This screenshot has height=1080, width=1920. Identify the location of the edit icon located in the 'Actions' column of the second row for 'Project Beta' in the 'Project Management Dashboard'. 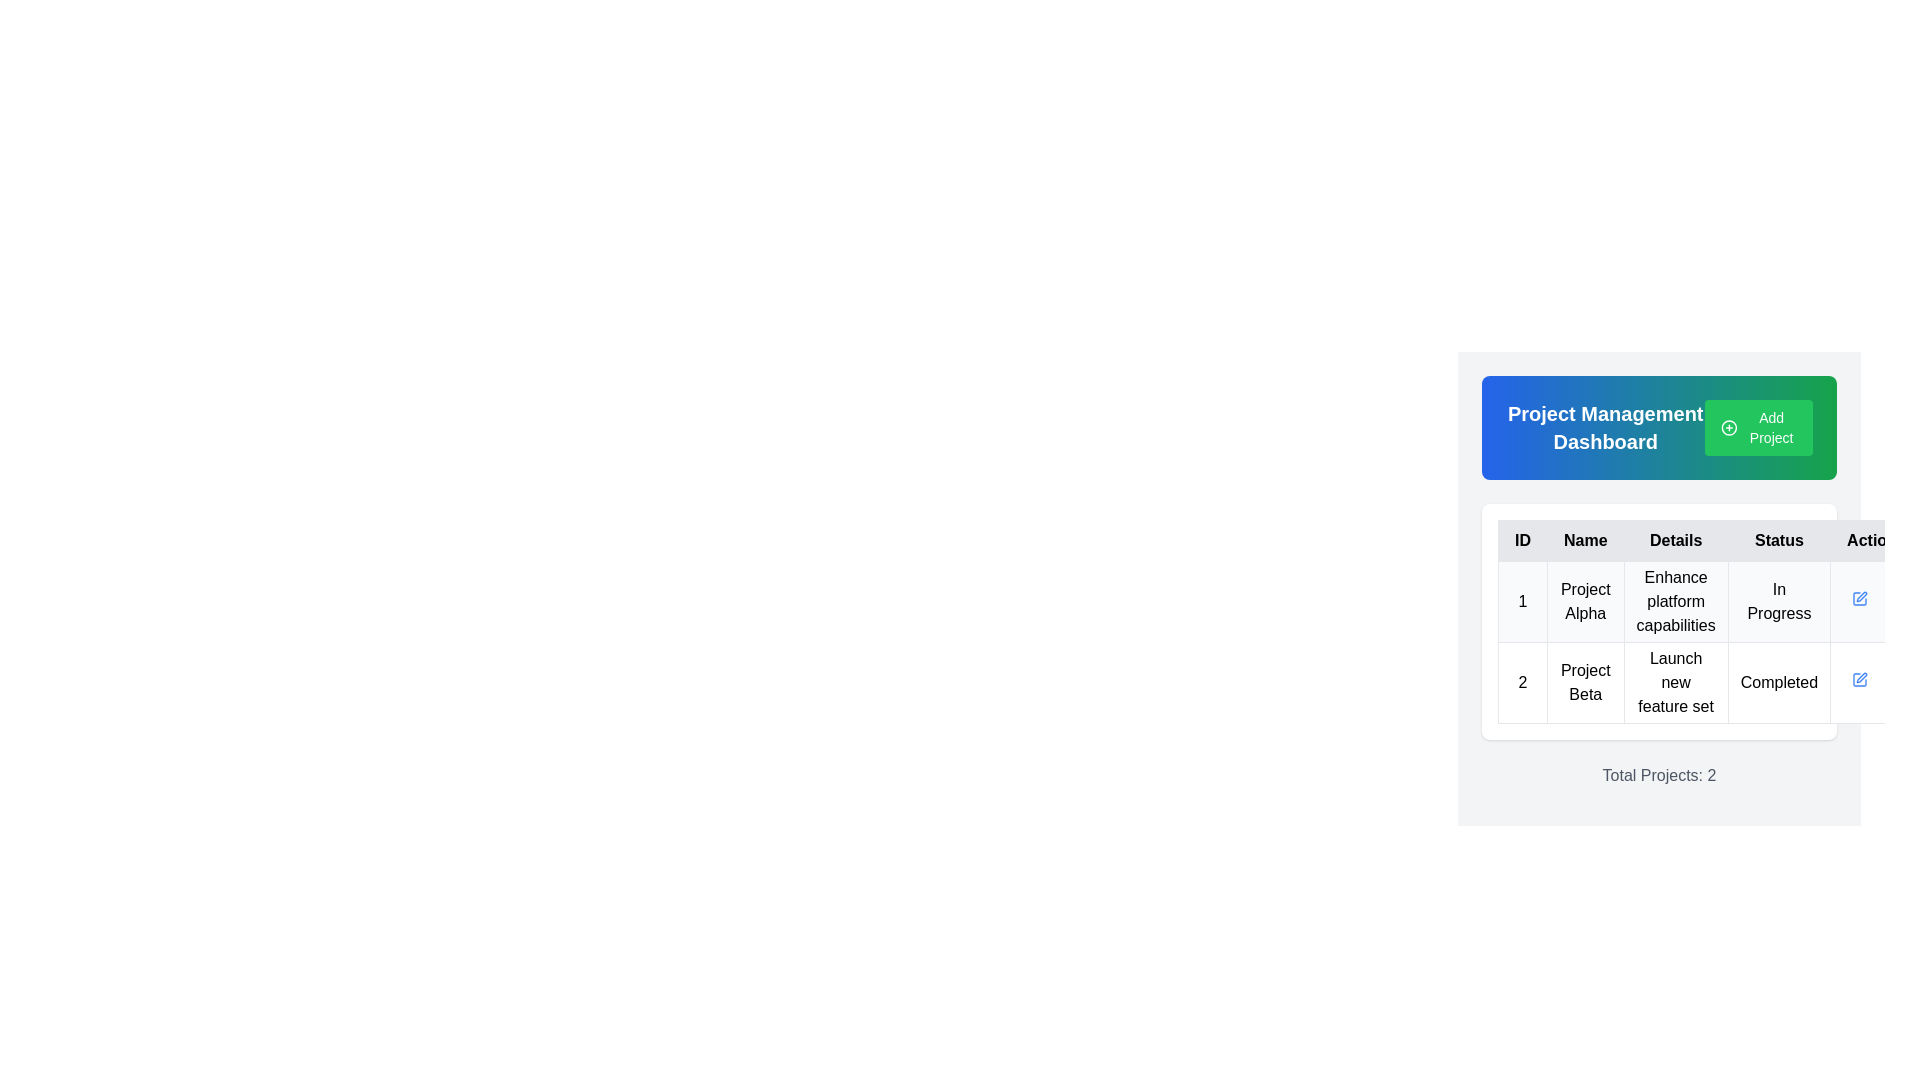
(1861, 677).